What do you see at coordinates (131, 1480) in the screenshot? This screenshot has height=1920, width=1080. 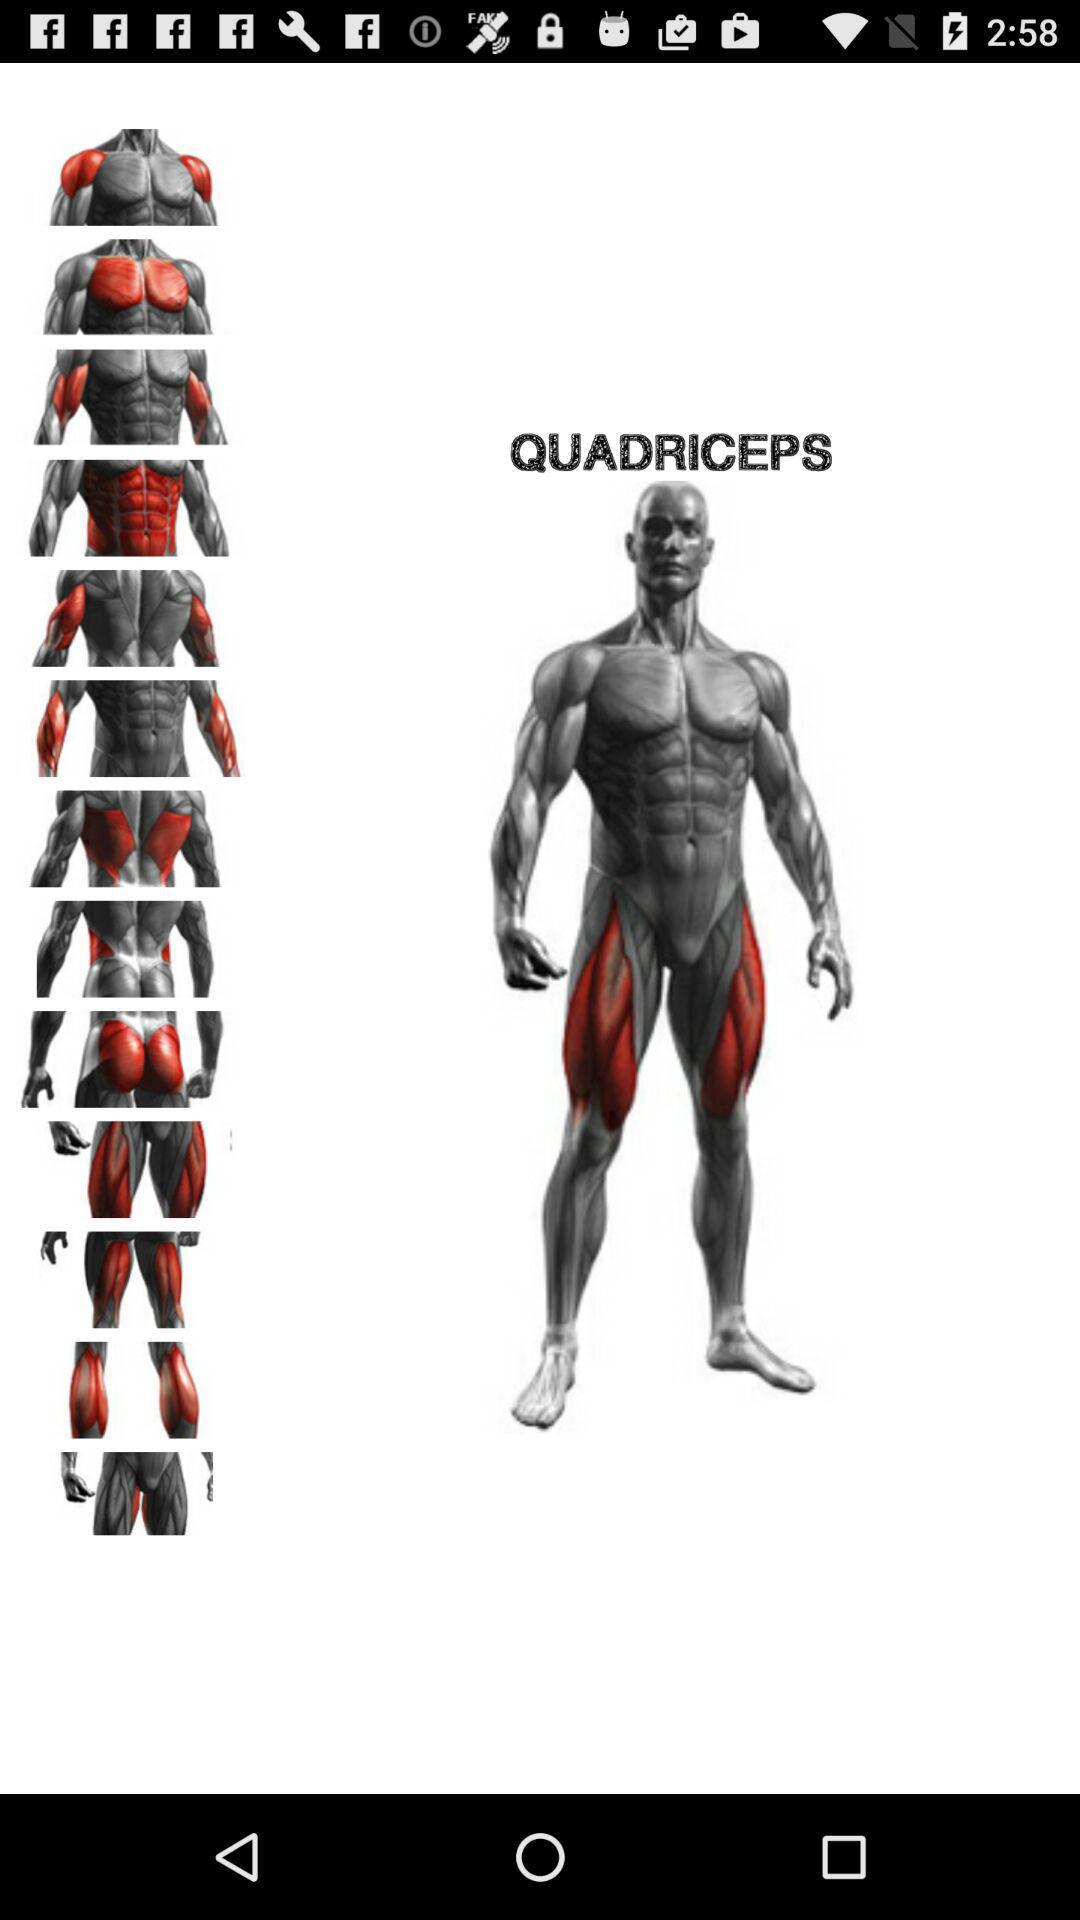 I see `the pause icon` at bounding box center [131, 1480].